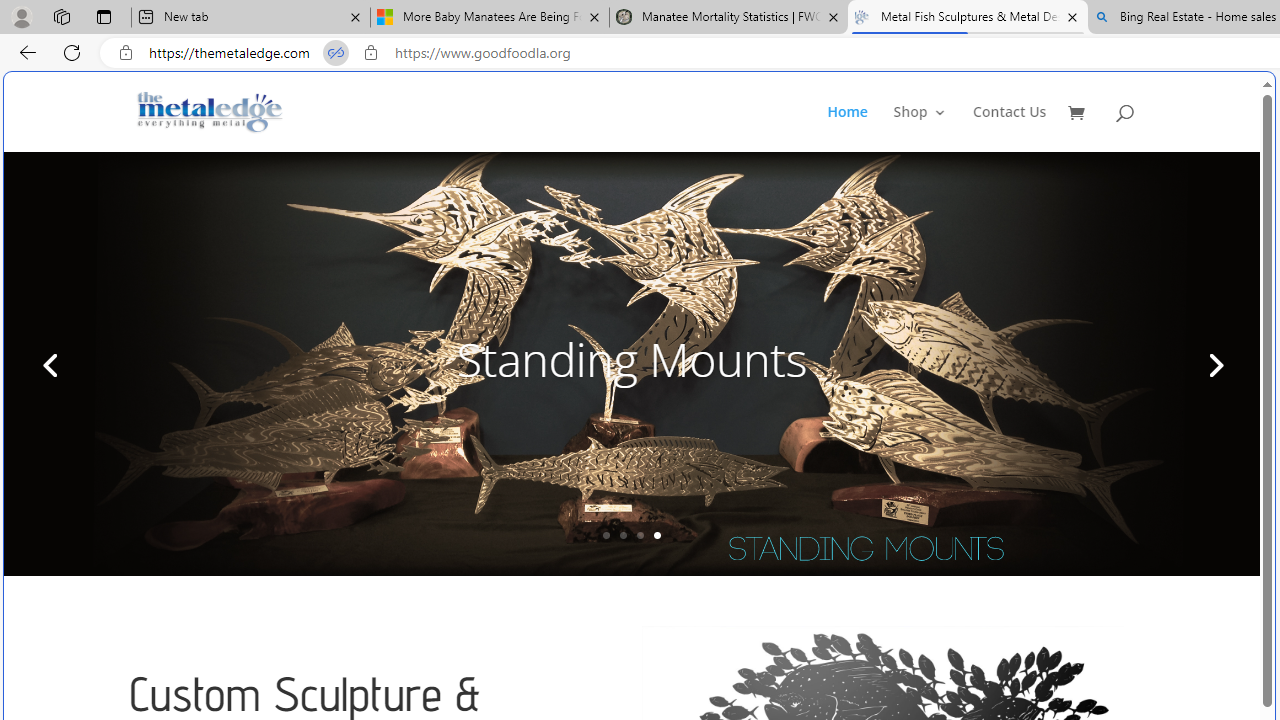 This screenshot has width=1280, height=720. Describe the element at coordinates (930, 128) in the screenshot. I see `'Shop3'` at that location.